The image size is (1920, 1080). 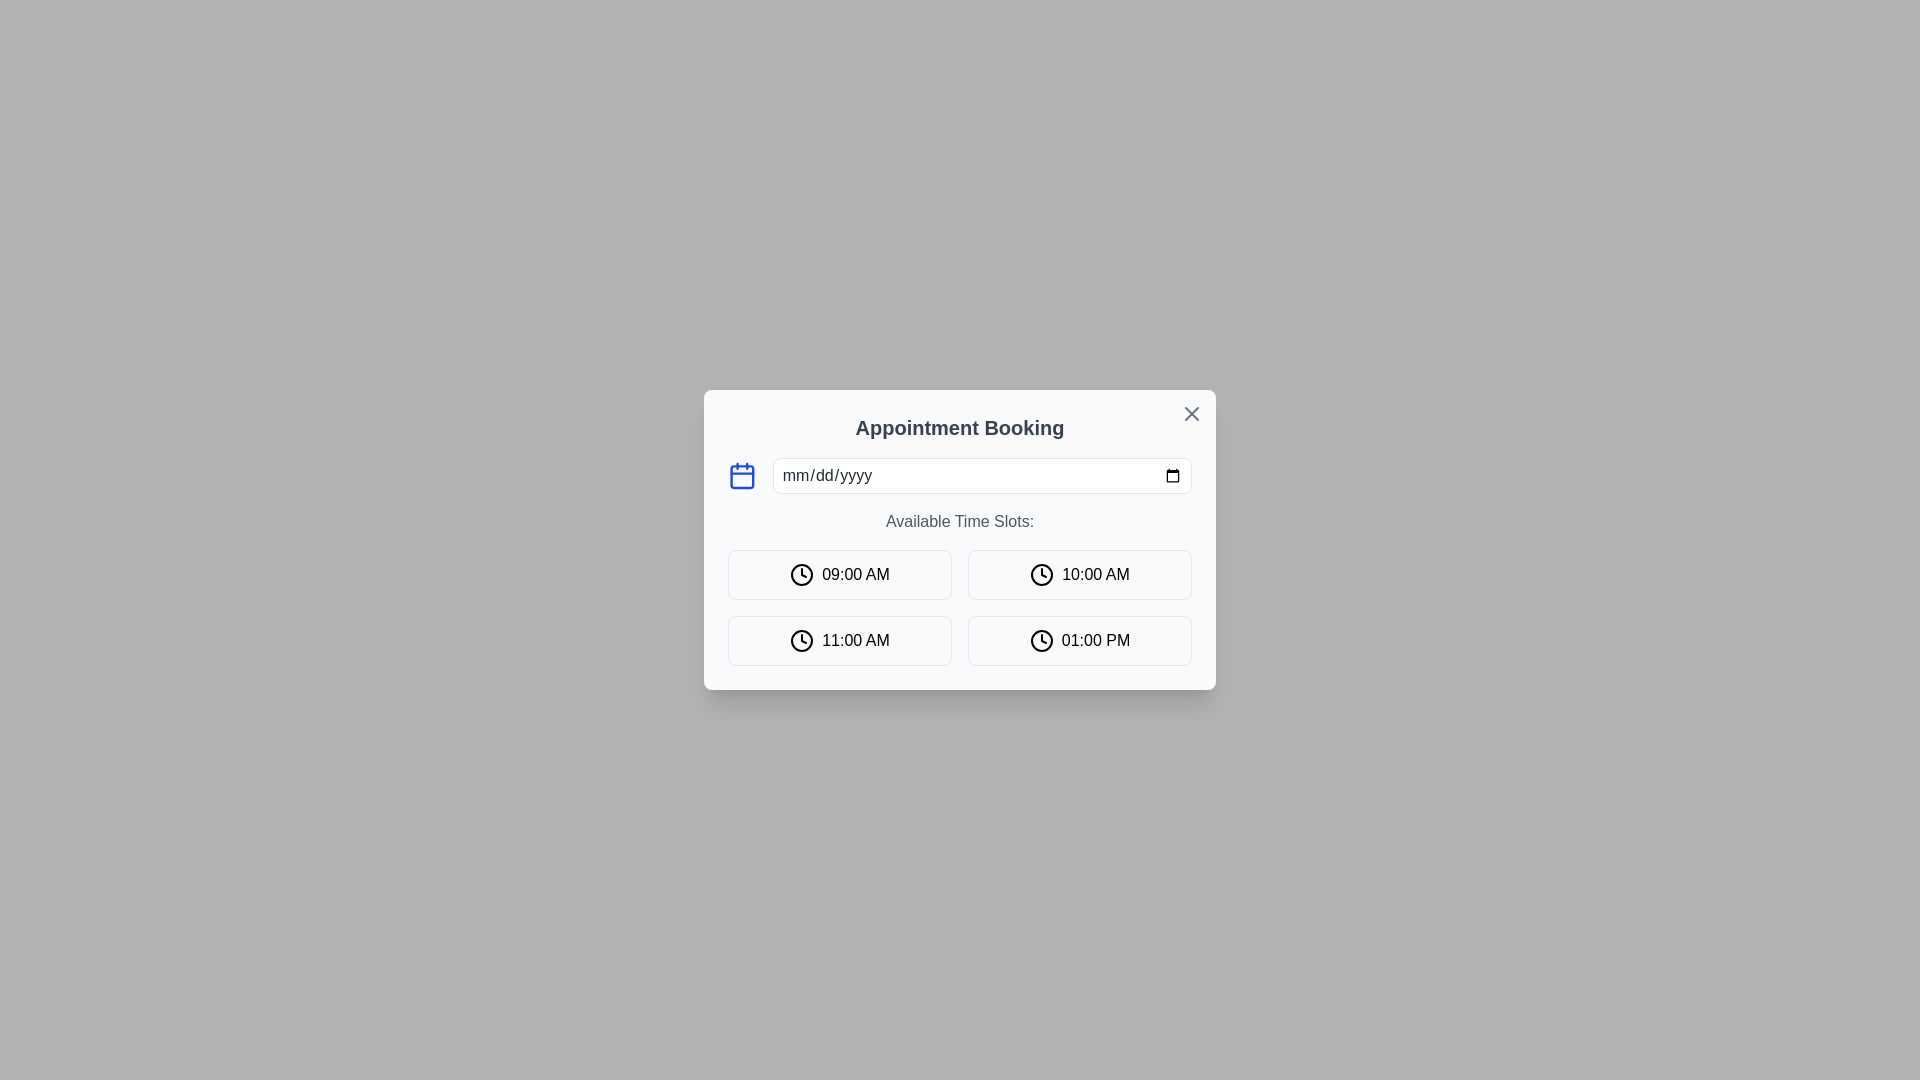 What do you see at coordinates (1079, 574) in the screenshot?
I see `the rectangular button with rounded corners containing a clock icon and the text '10:00 AM'` at bounding box center [1079, 574].